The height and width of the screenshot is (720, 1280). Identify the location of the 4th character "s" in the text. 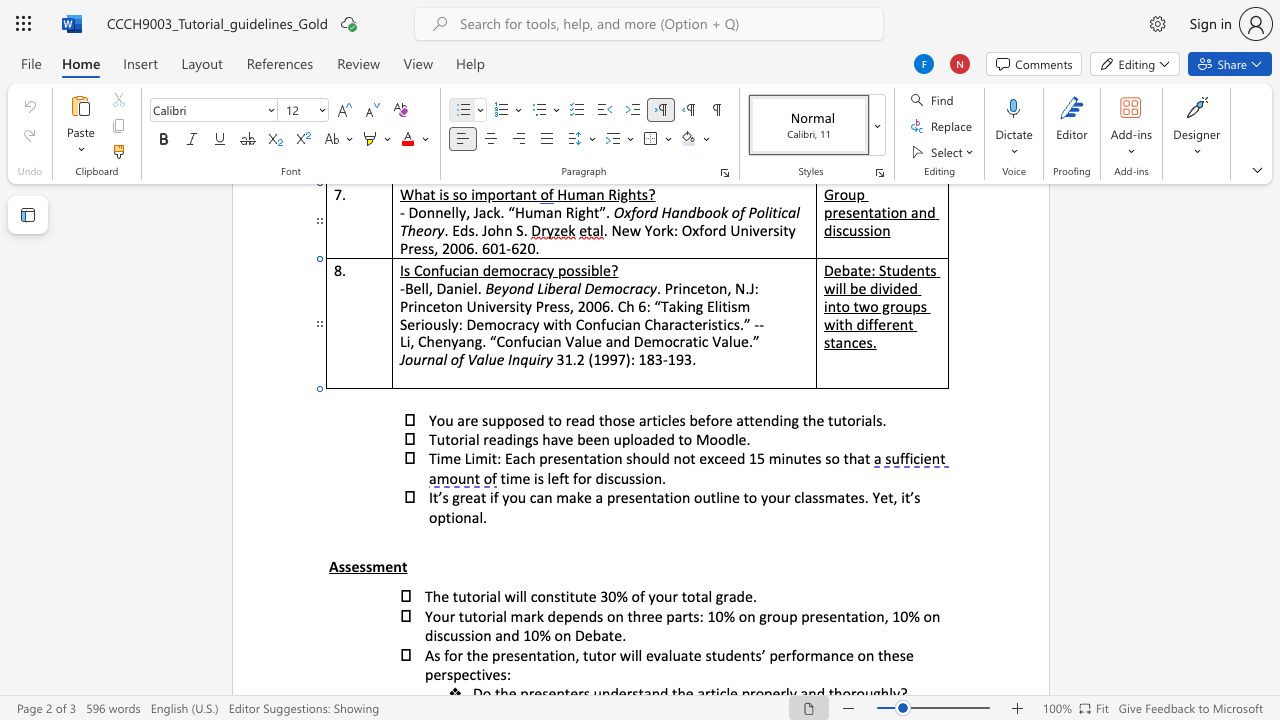
(369, 566).